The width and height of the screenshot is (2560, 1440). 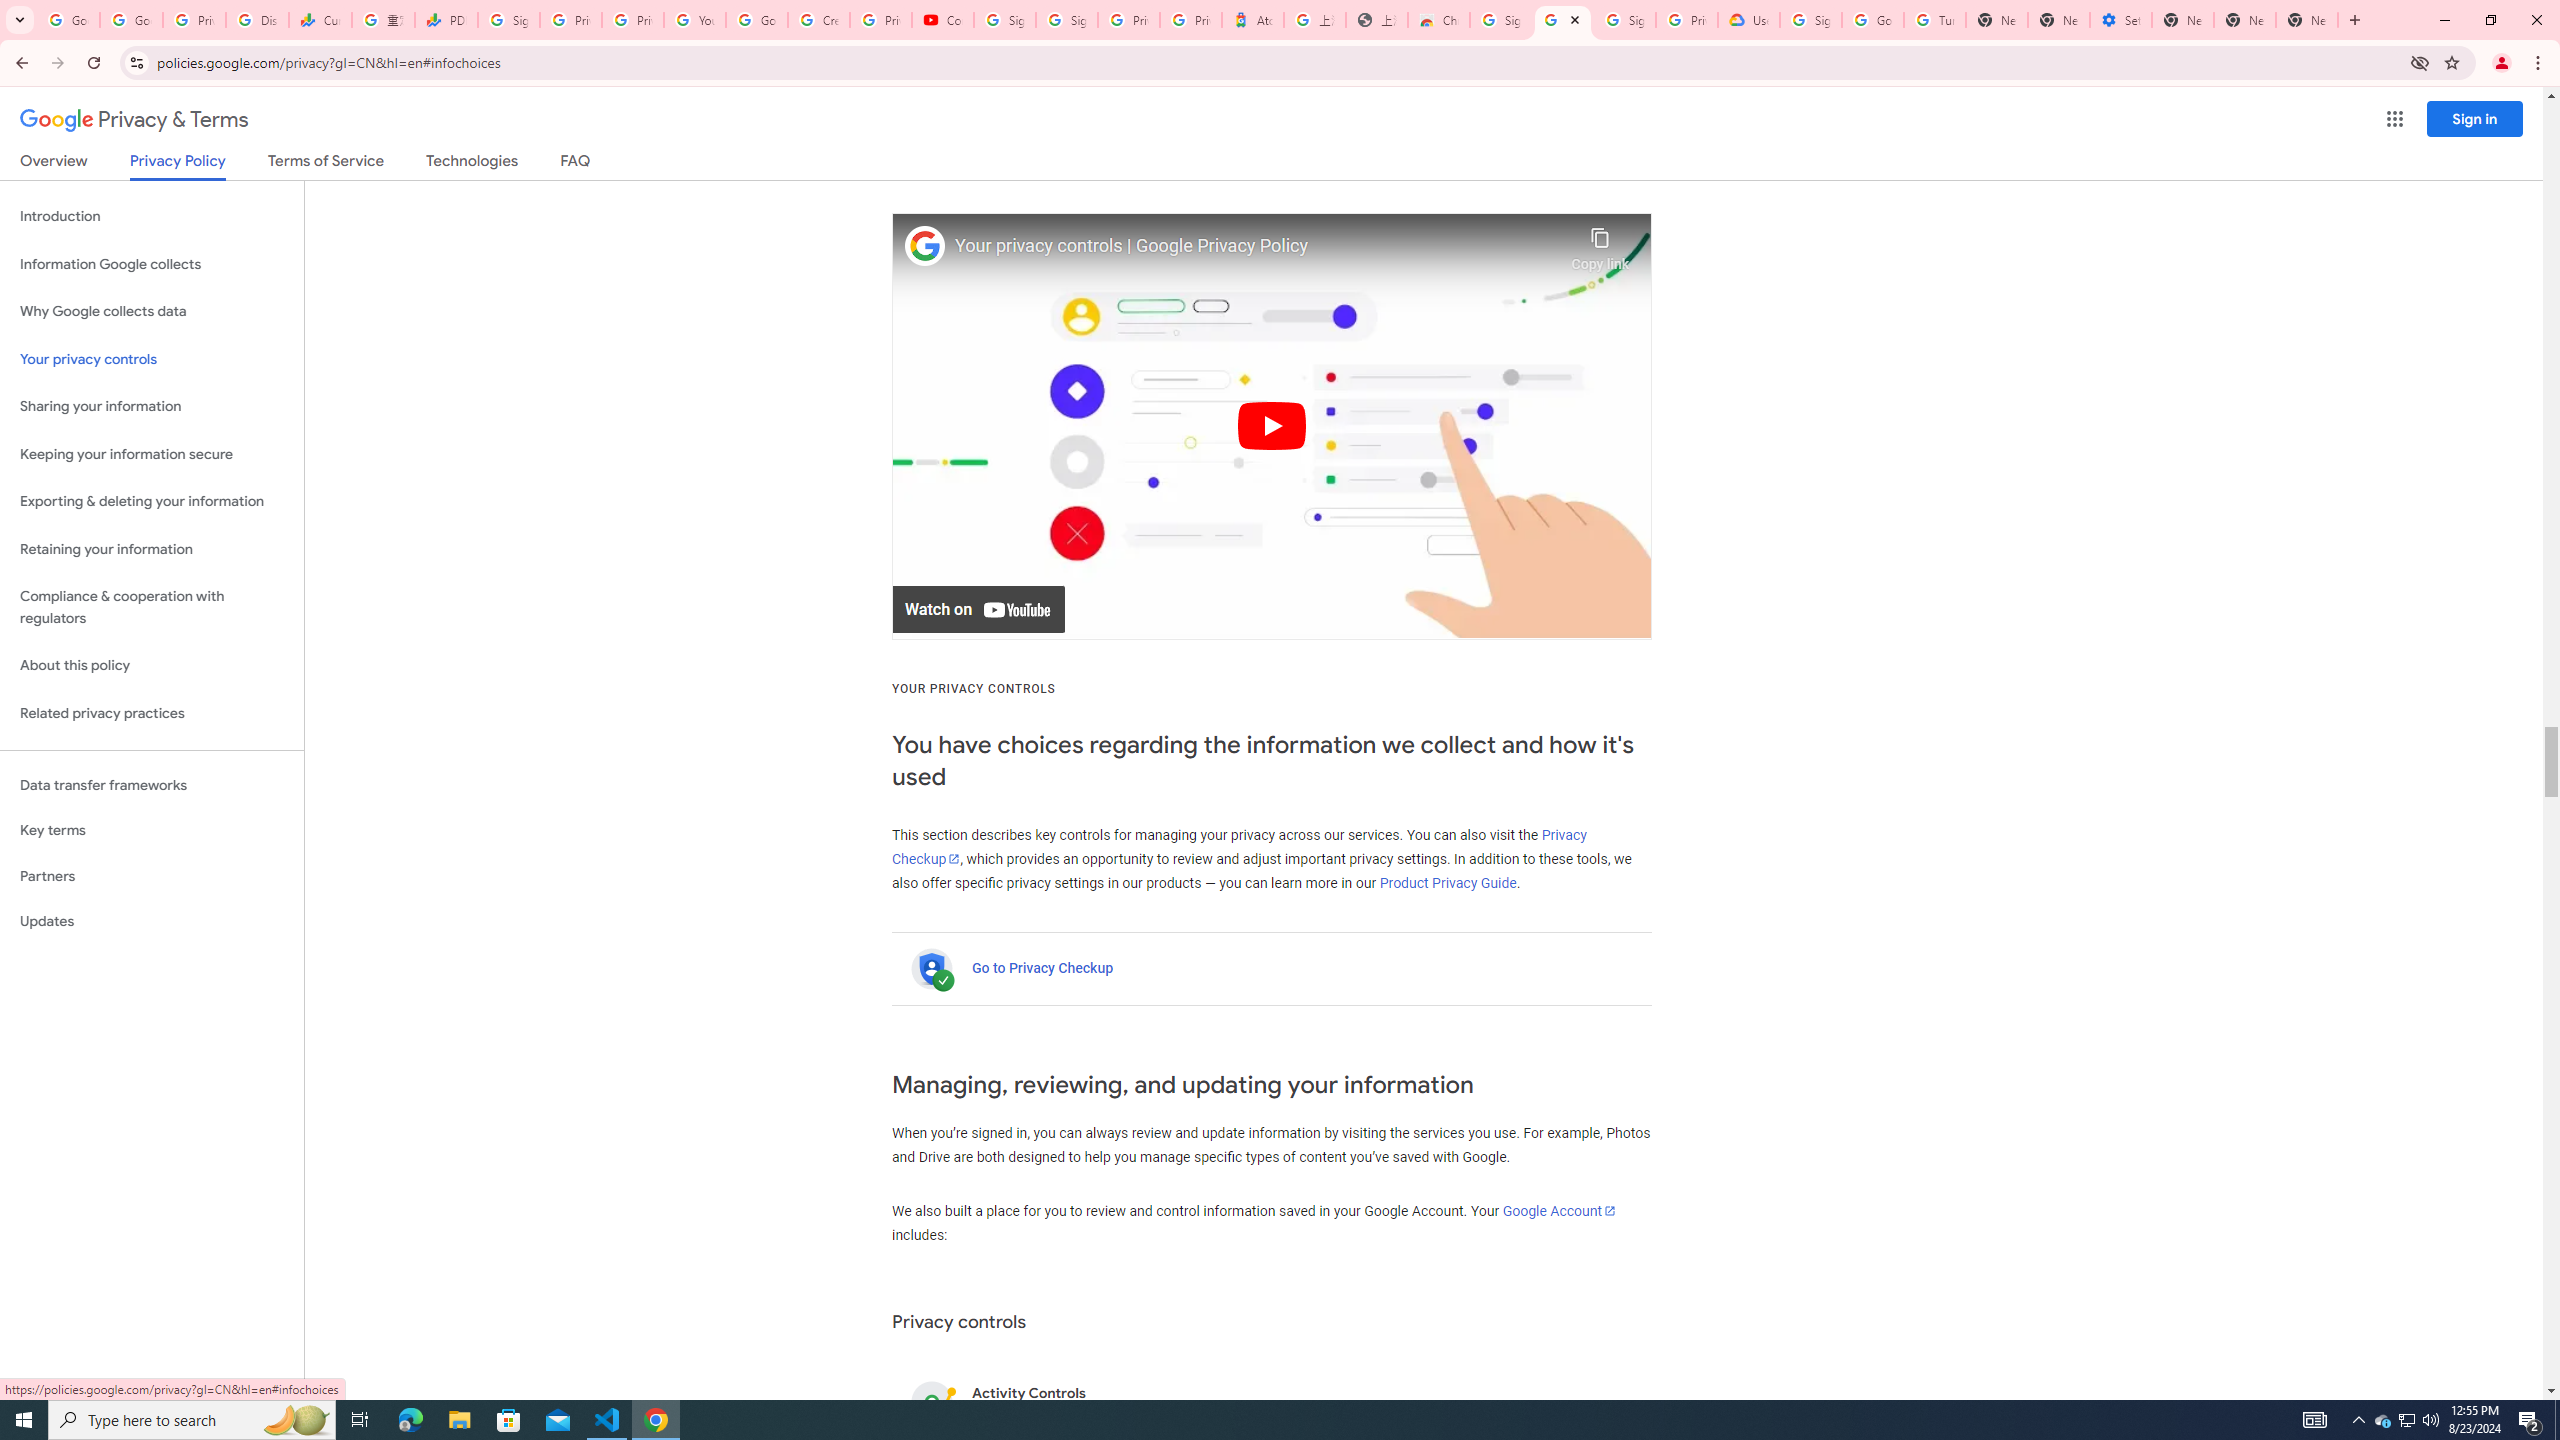 I want to click on 'Google Workspace Admin Community', so click(x=69, y=19).